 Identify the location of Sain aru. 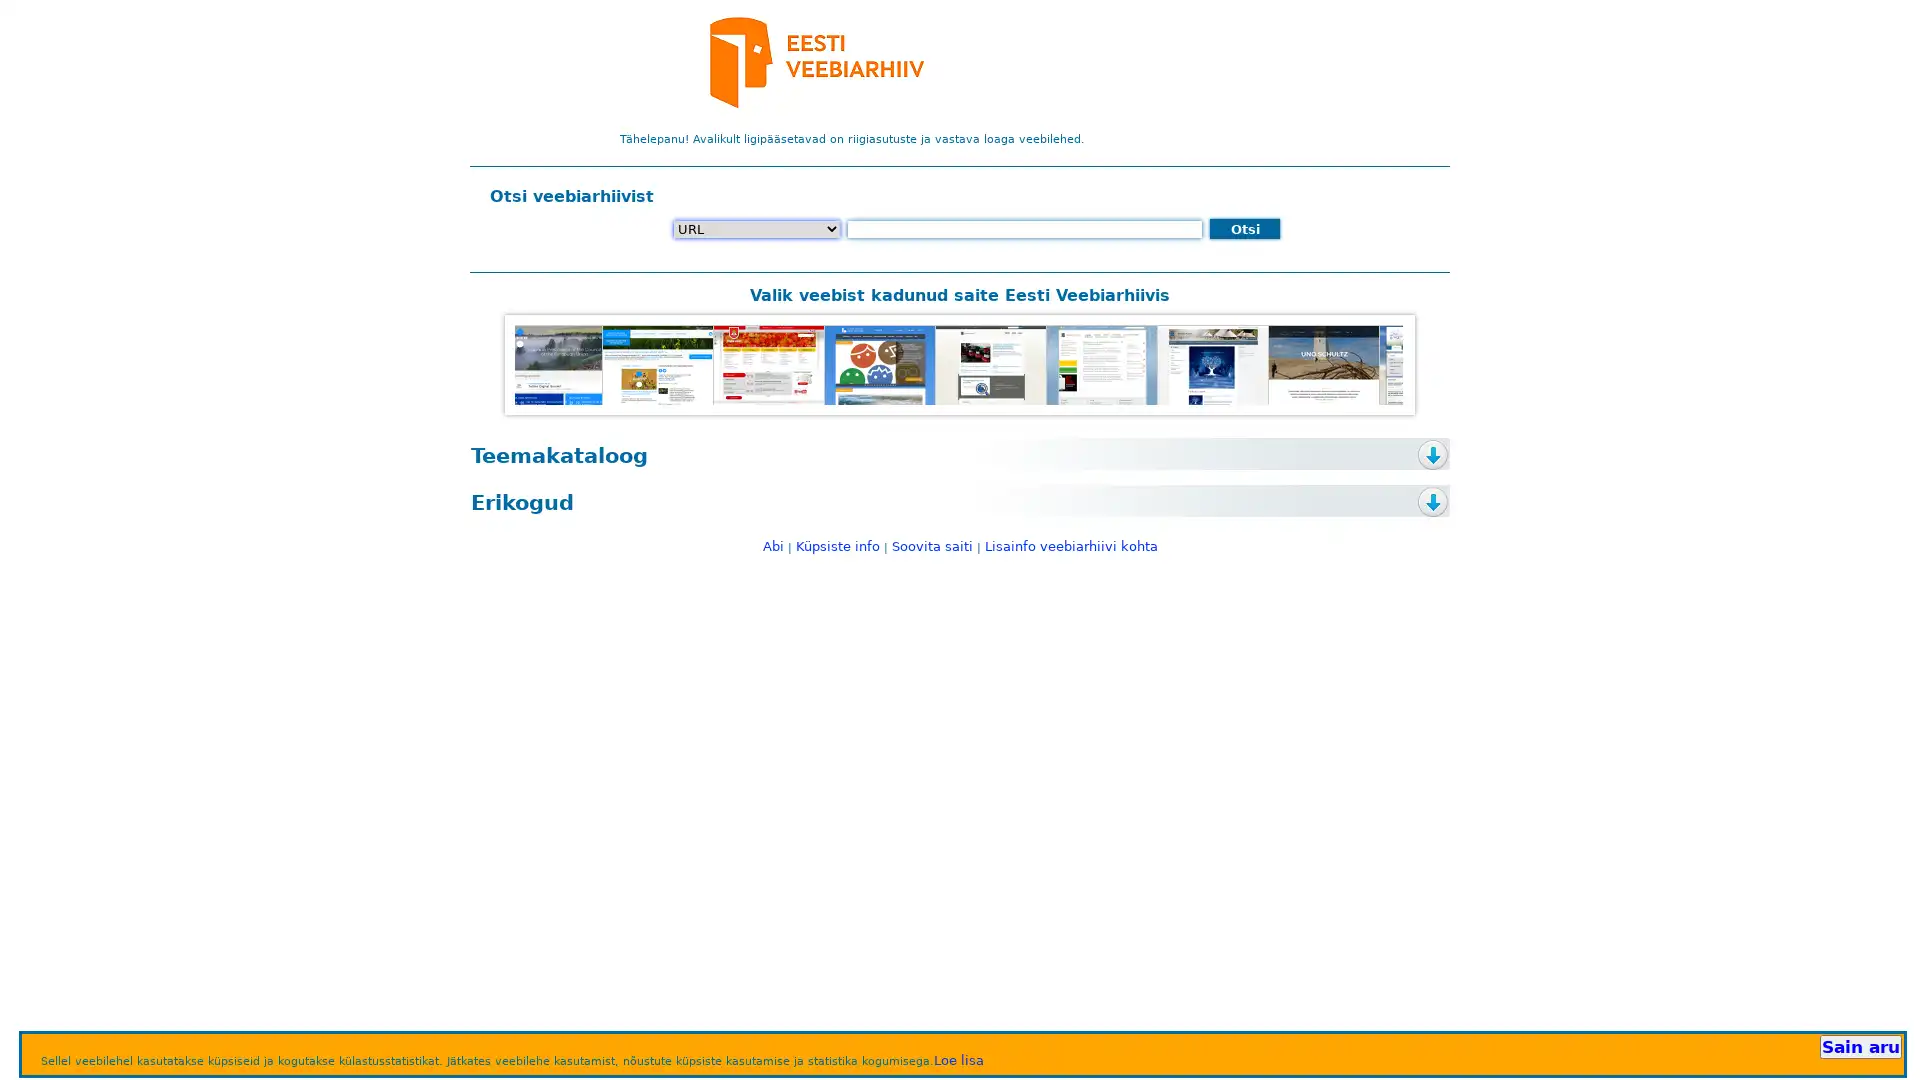
(1859, 1045).